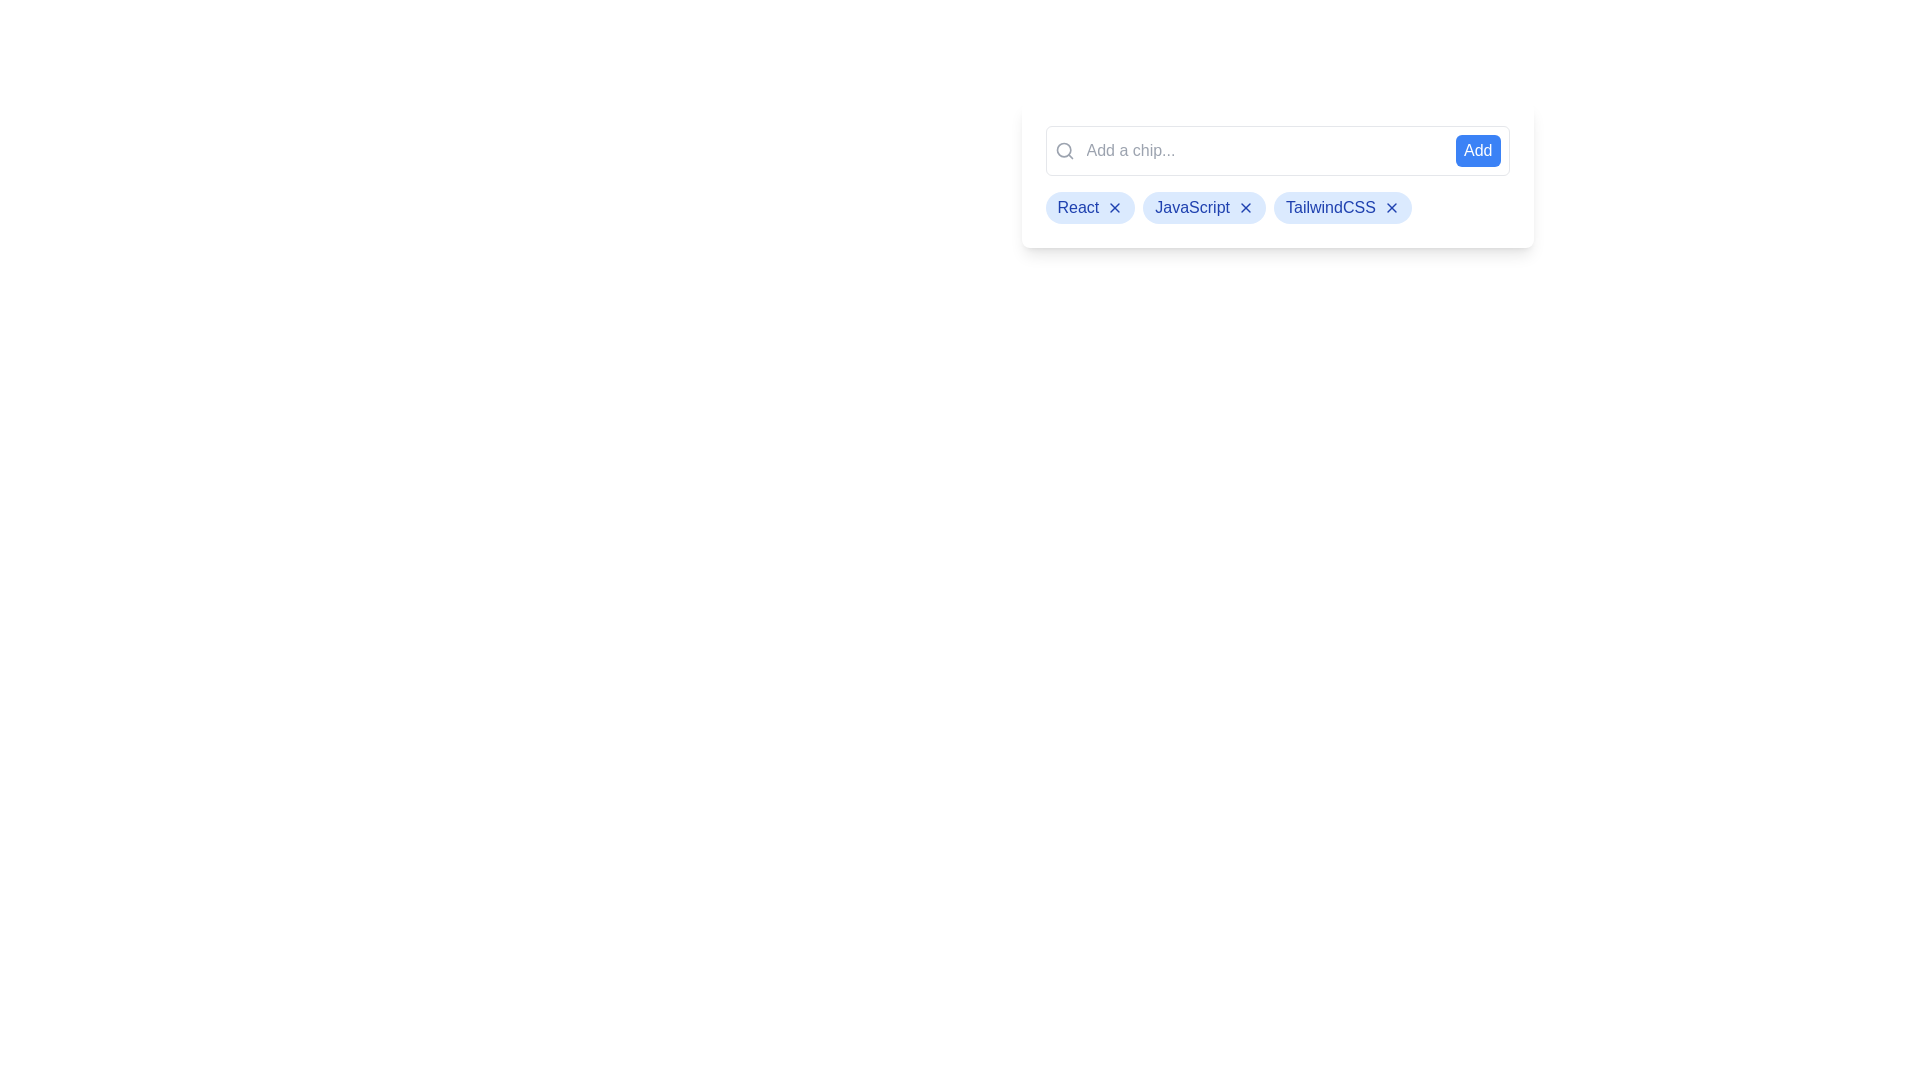  I want to click on the chip labeled TailwindCSS, so click(1342, 208).